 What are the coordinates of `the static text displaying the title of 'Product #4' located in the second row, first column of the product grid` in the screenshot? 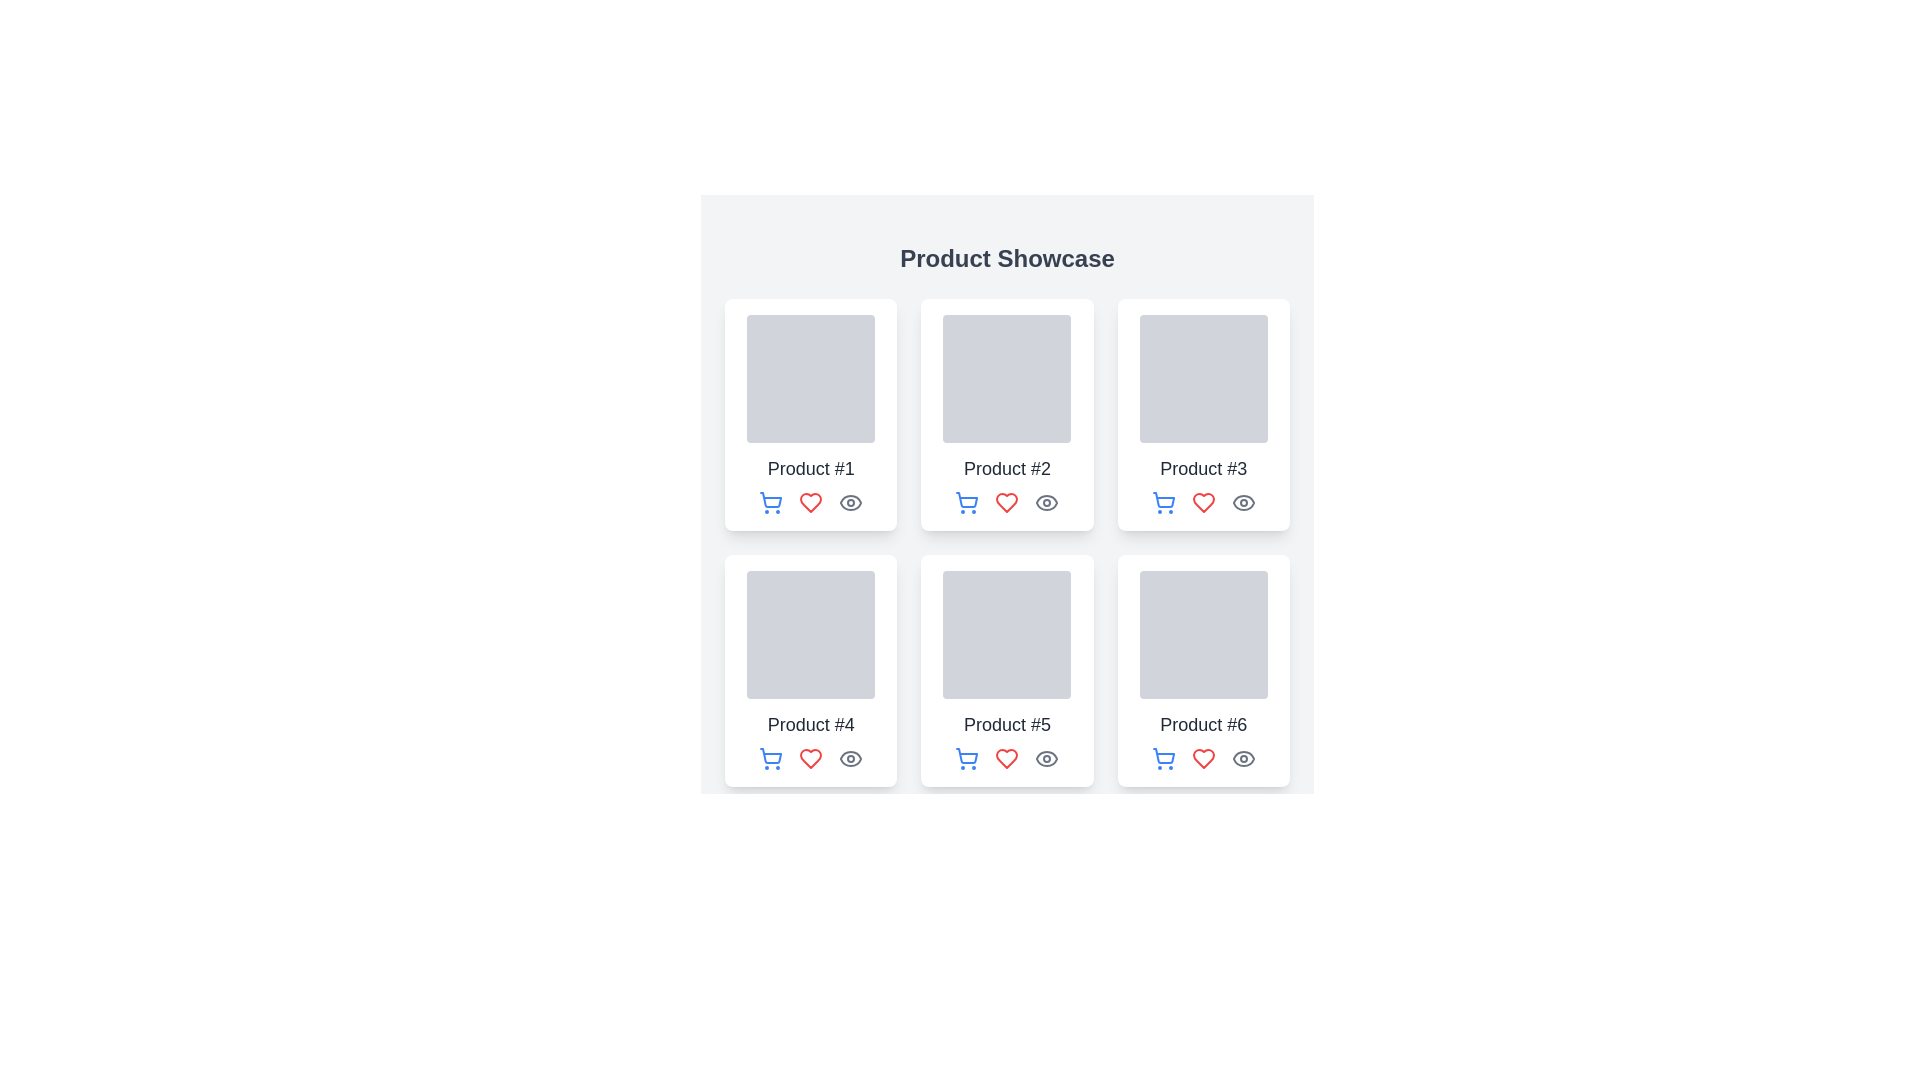 It's located at (811, 725).